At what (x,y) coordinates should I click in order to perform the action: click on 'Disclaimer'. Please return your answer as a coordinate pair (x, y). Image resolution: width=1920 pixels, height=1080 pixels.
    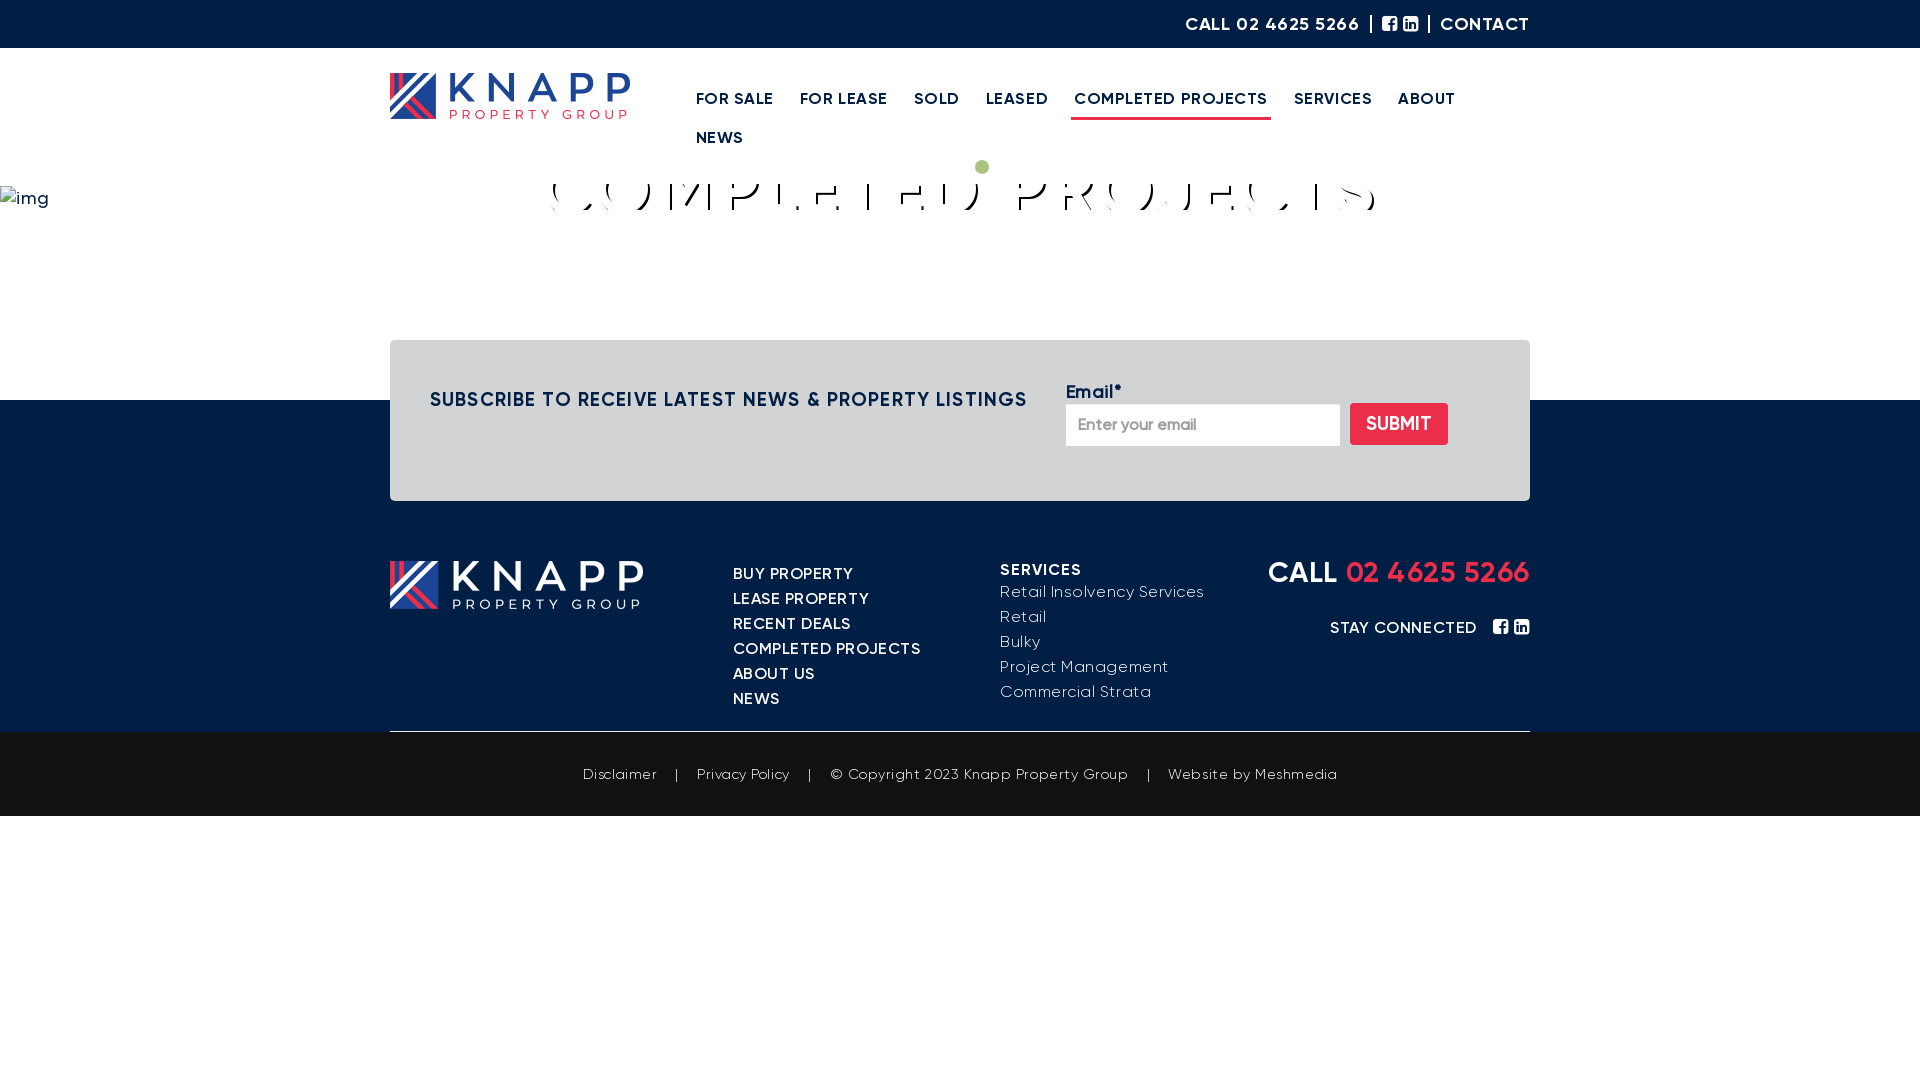
    Looking at the image, I should click on (581, 773).